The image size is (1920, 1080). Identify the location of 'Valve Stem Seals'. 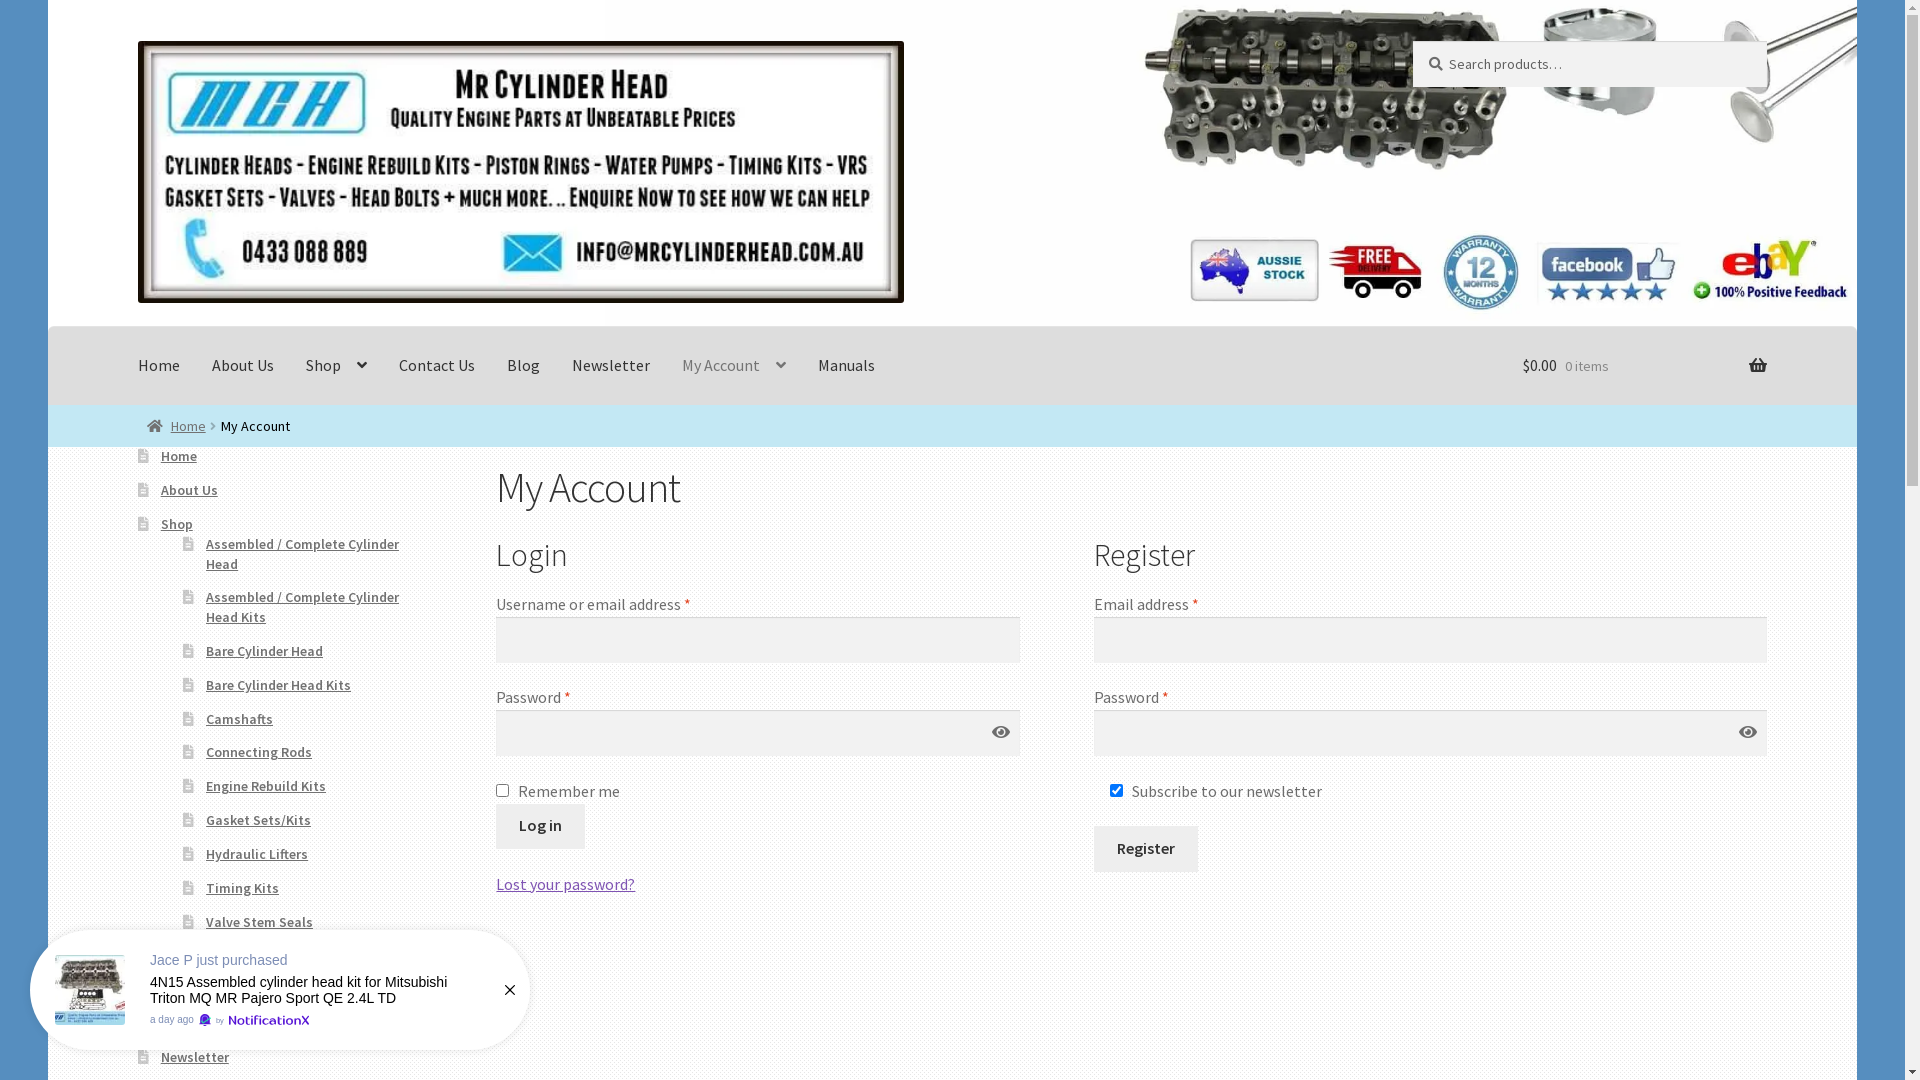
(258, 921).